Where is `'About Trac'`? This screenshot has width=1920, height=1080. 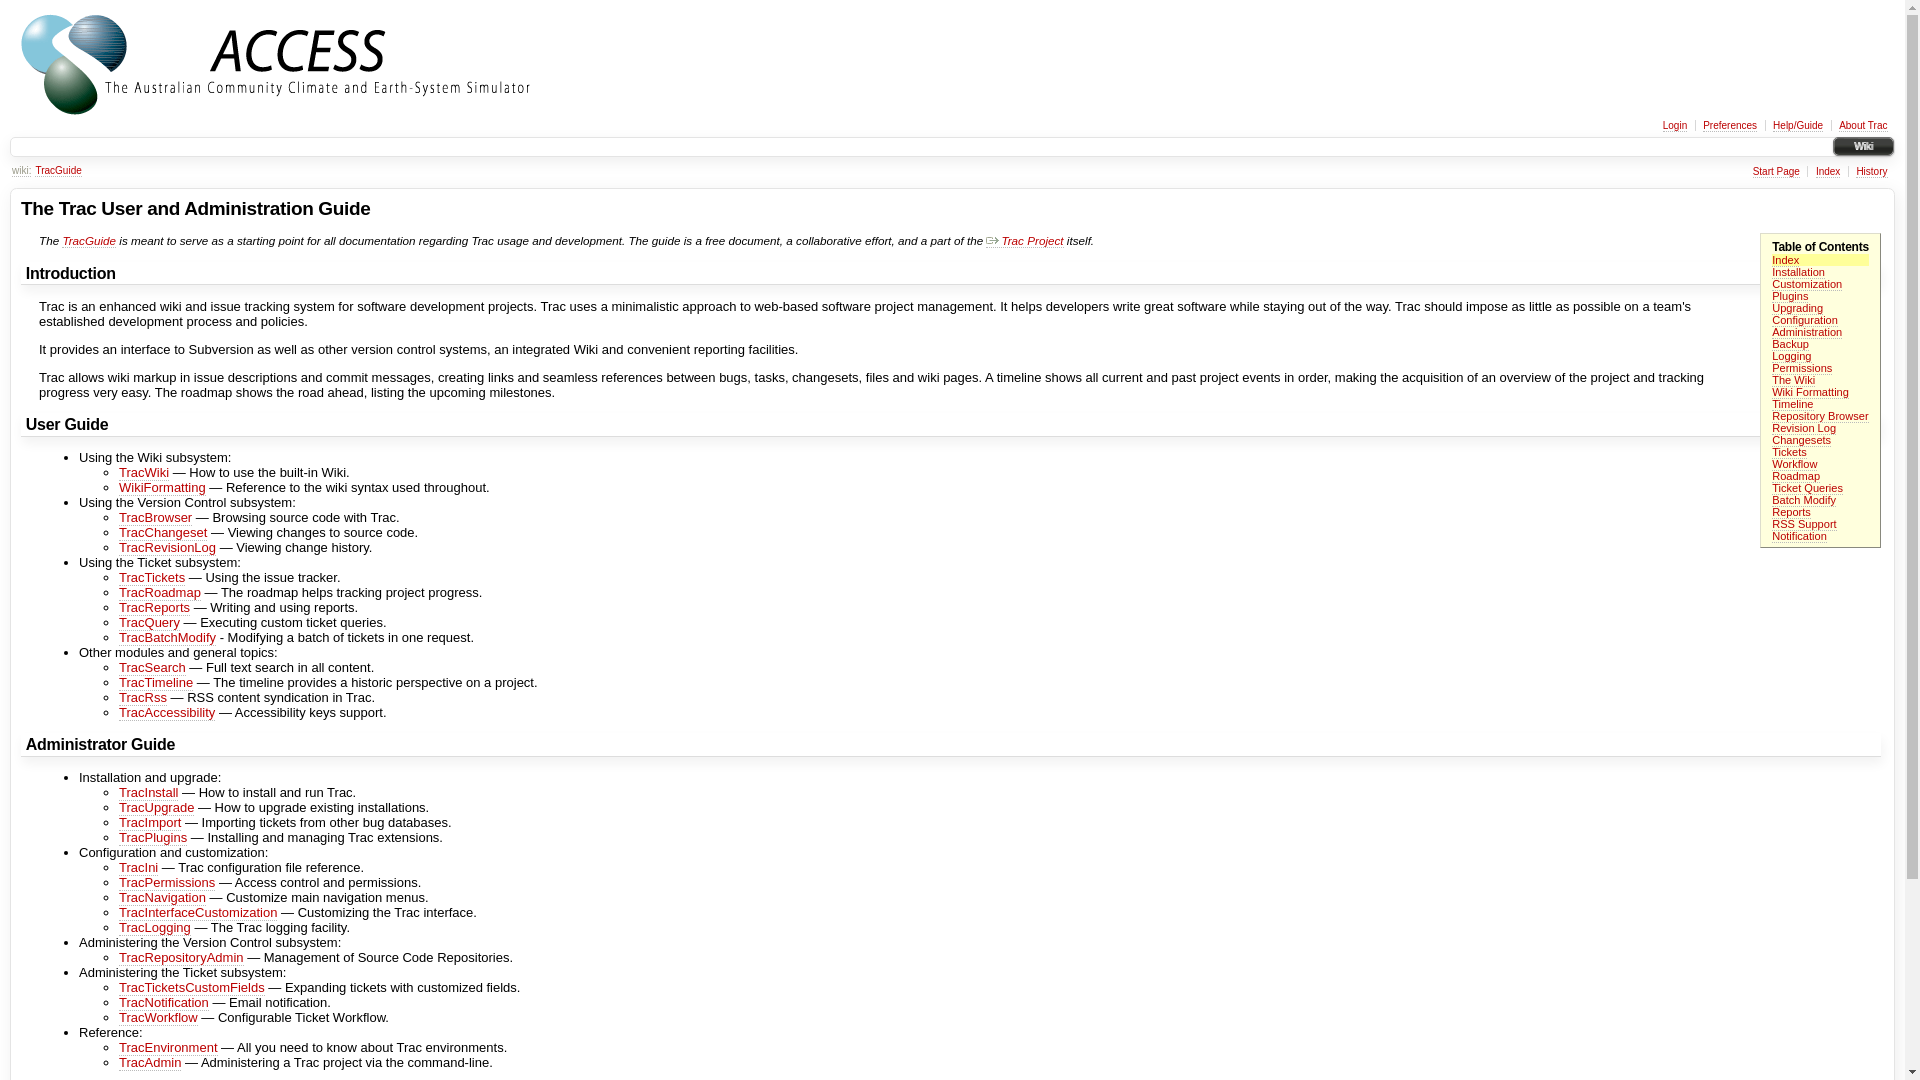
'About Trac' is located at coordinates (1861, 126).